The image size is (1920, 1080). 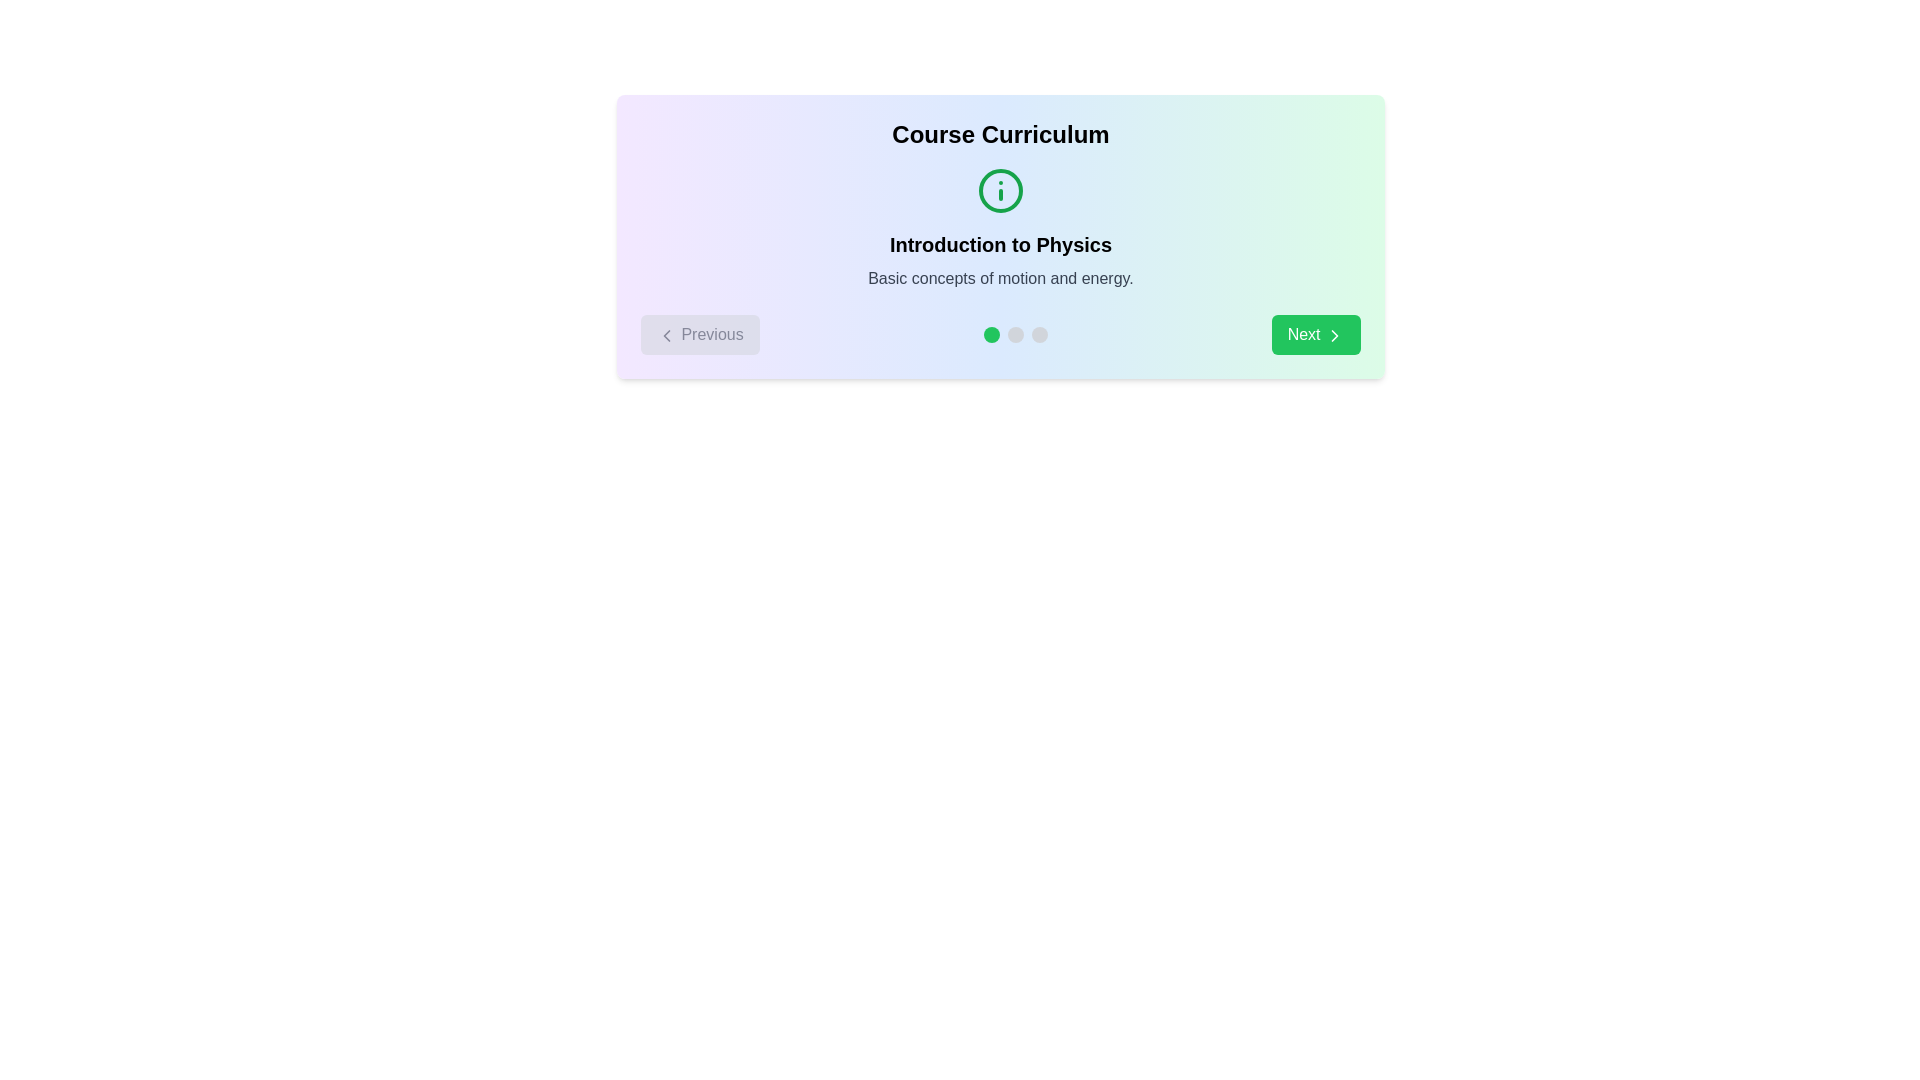 I want to click on the descriptive label providing information about 'Introduction to Physics', located below the title text in the central card interface, so click(x=1000, y=278).